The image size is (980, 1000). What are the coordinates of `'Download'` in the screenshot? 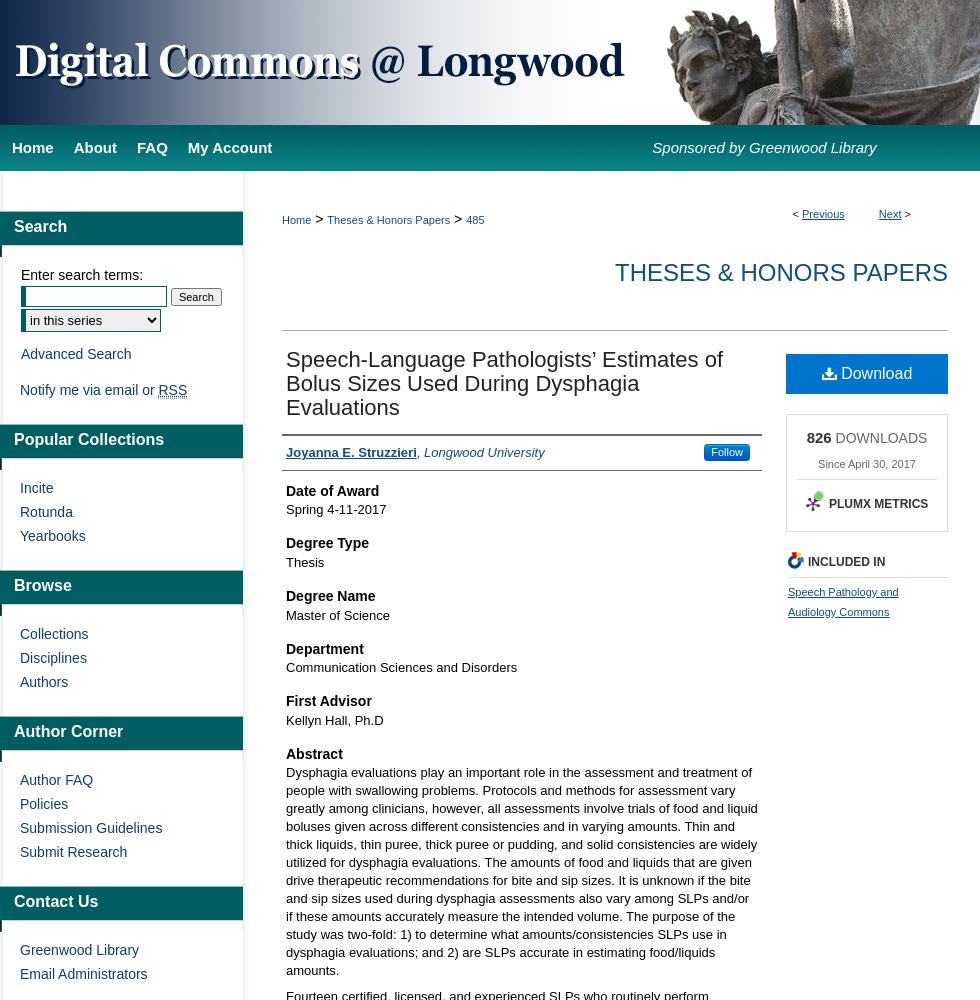 It's located at (836, 371).